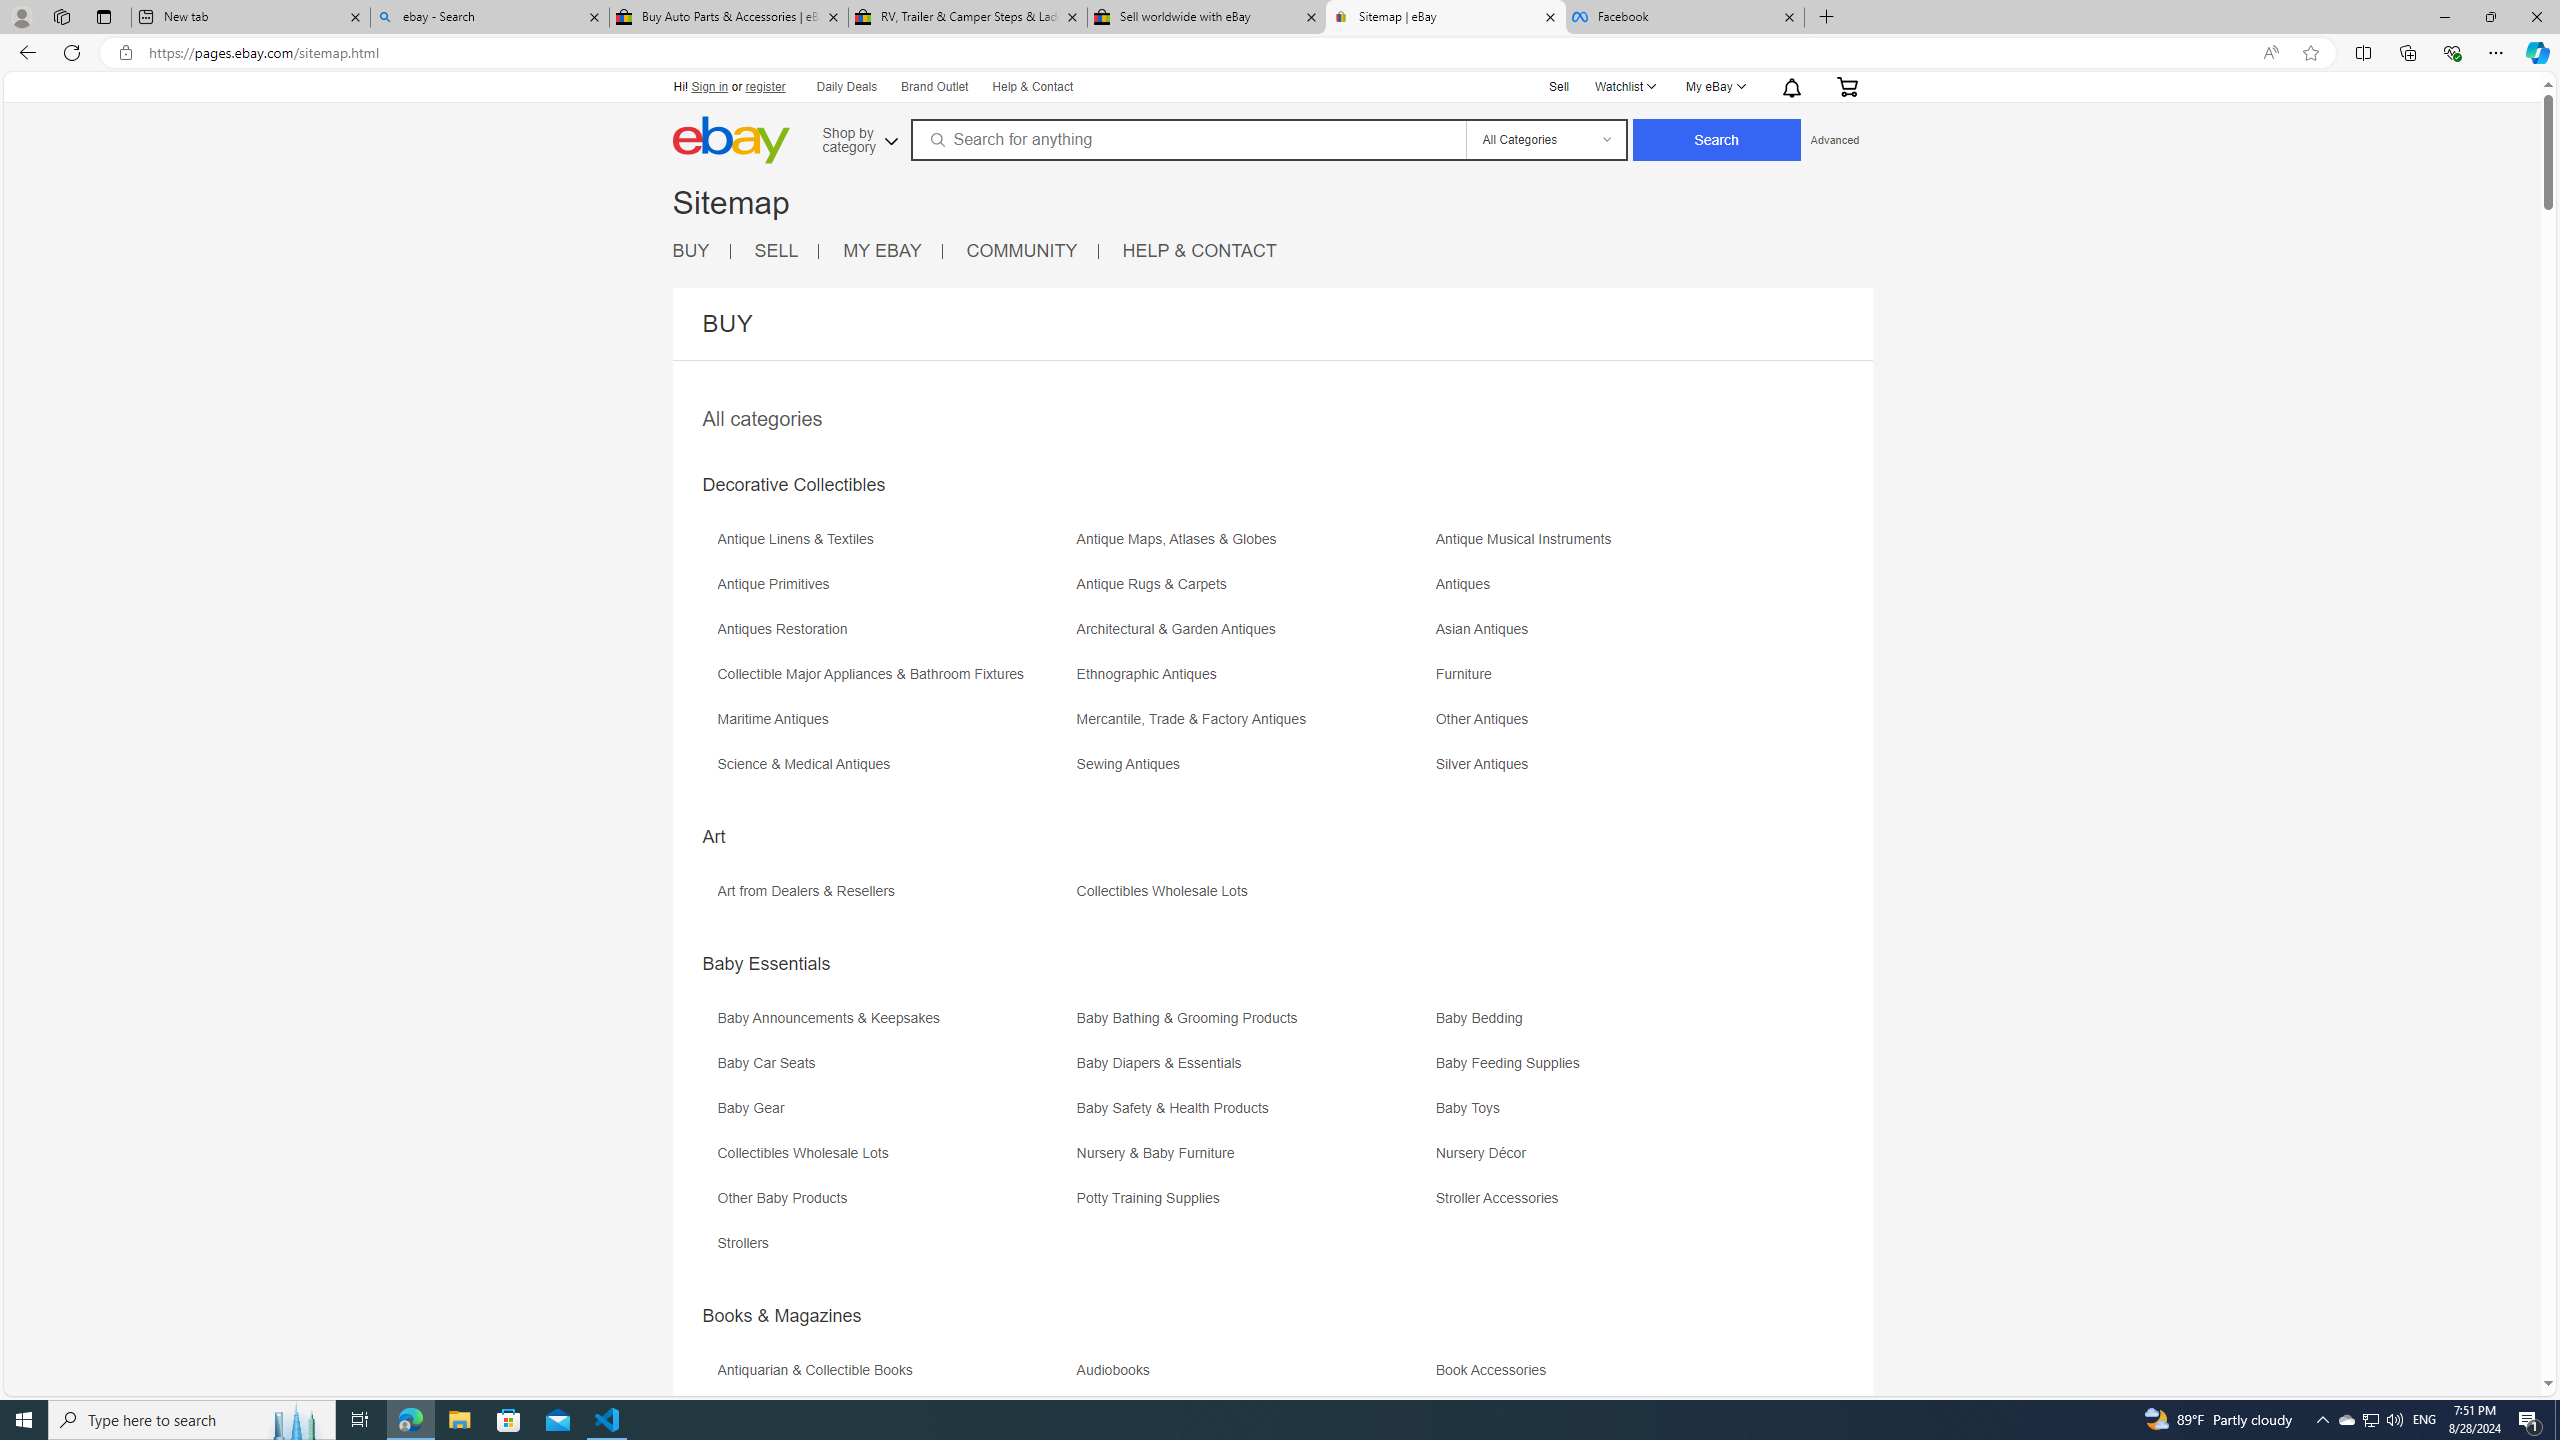 Image resolution: width=2560 pixels, height=1440 pixels. Describe the element at coordinates (1194, 719) in the screenshot. I see `'Mercantile, Trade & Factory Antiques'` at that location.